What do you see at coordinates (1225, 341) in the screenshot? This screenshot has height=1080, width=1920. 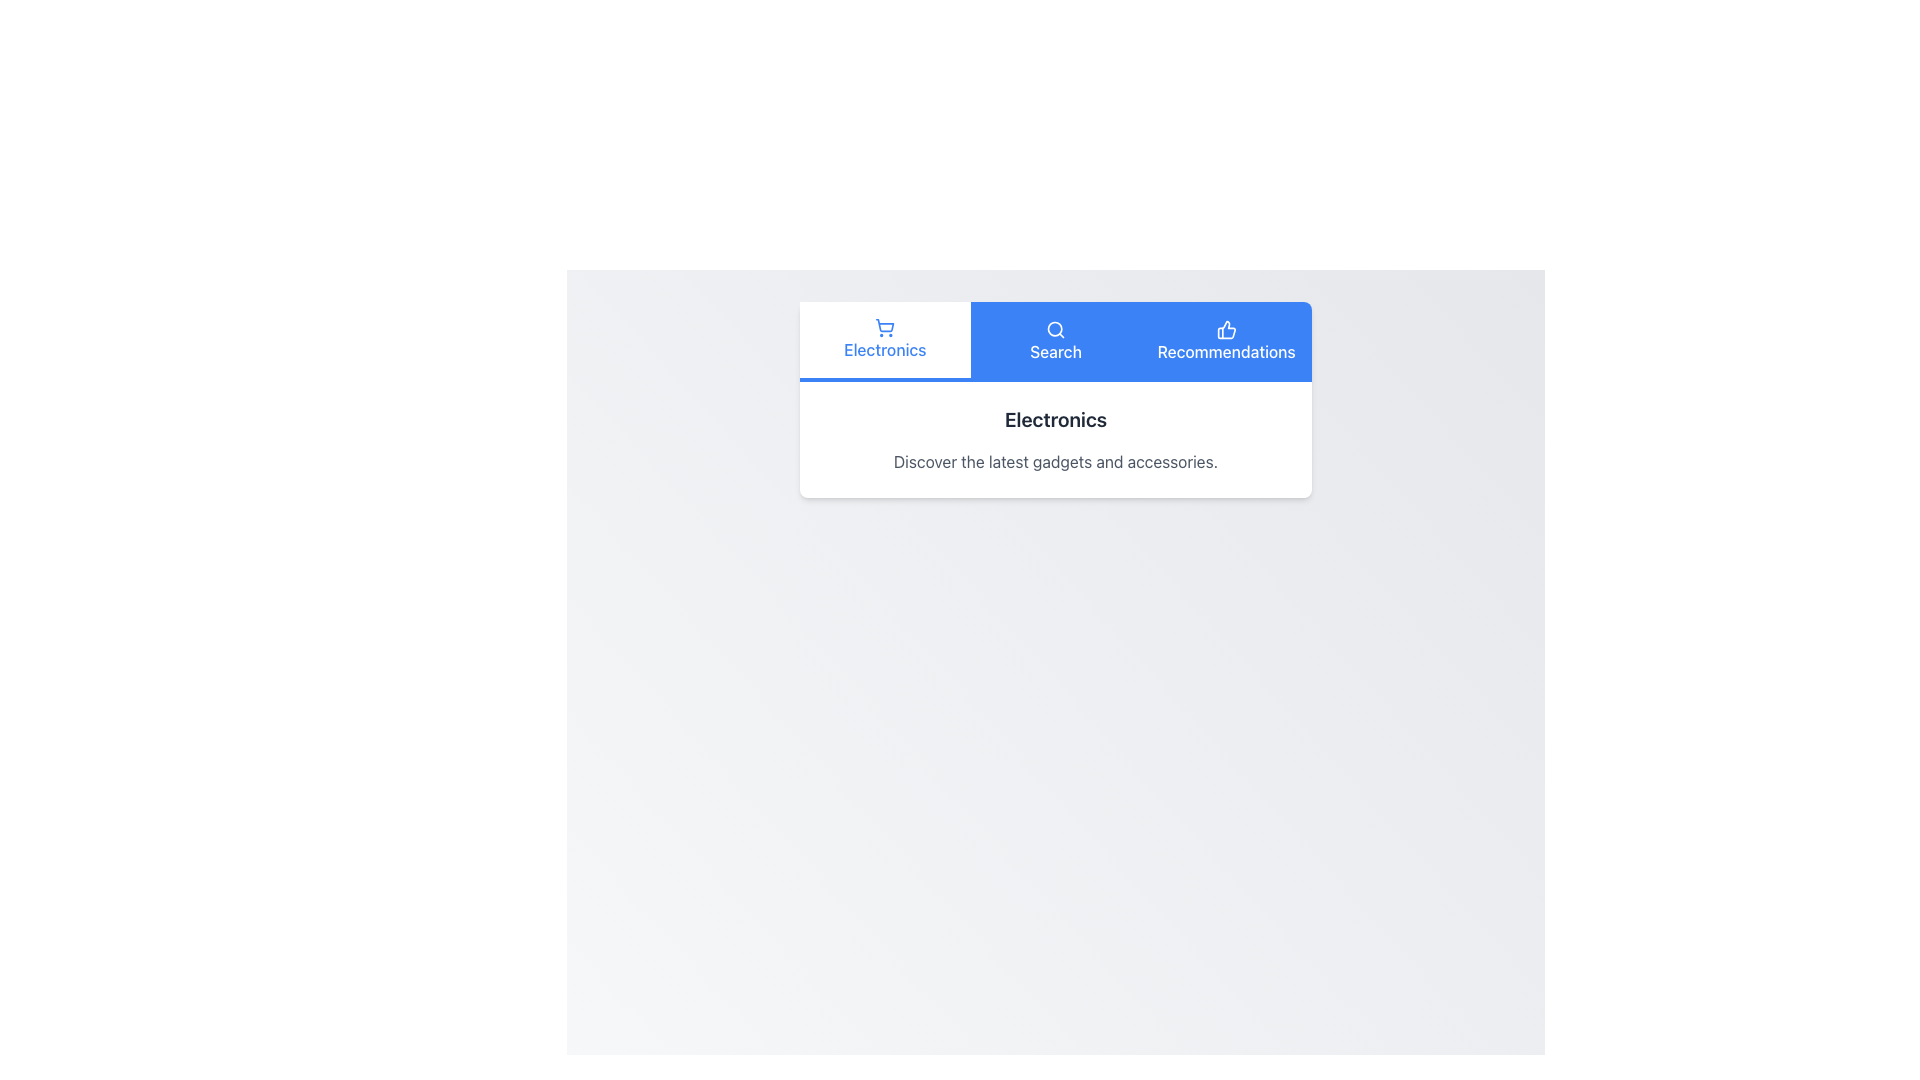 I see `the navigation button labeled 'Recommendations' located in the horizontal menu at the top of the interface` at bounding box center [1225, 341].